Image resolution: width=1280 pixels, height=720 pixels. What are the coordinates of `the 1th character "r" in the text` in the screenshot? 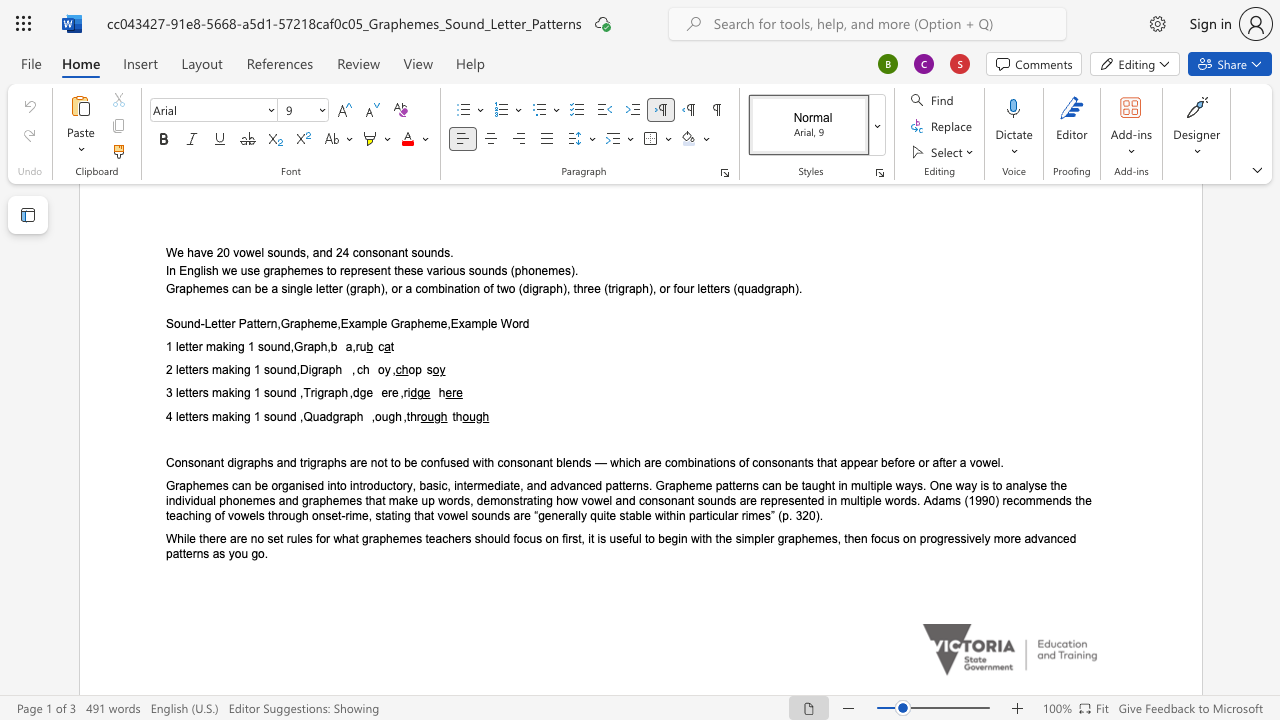 It's located at (177, 485).